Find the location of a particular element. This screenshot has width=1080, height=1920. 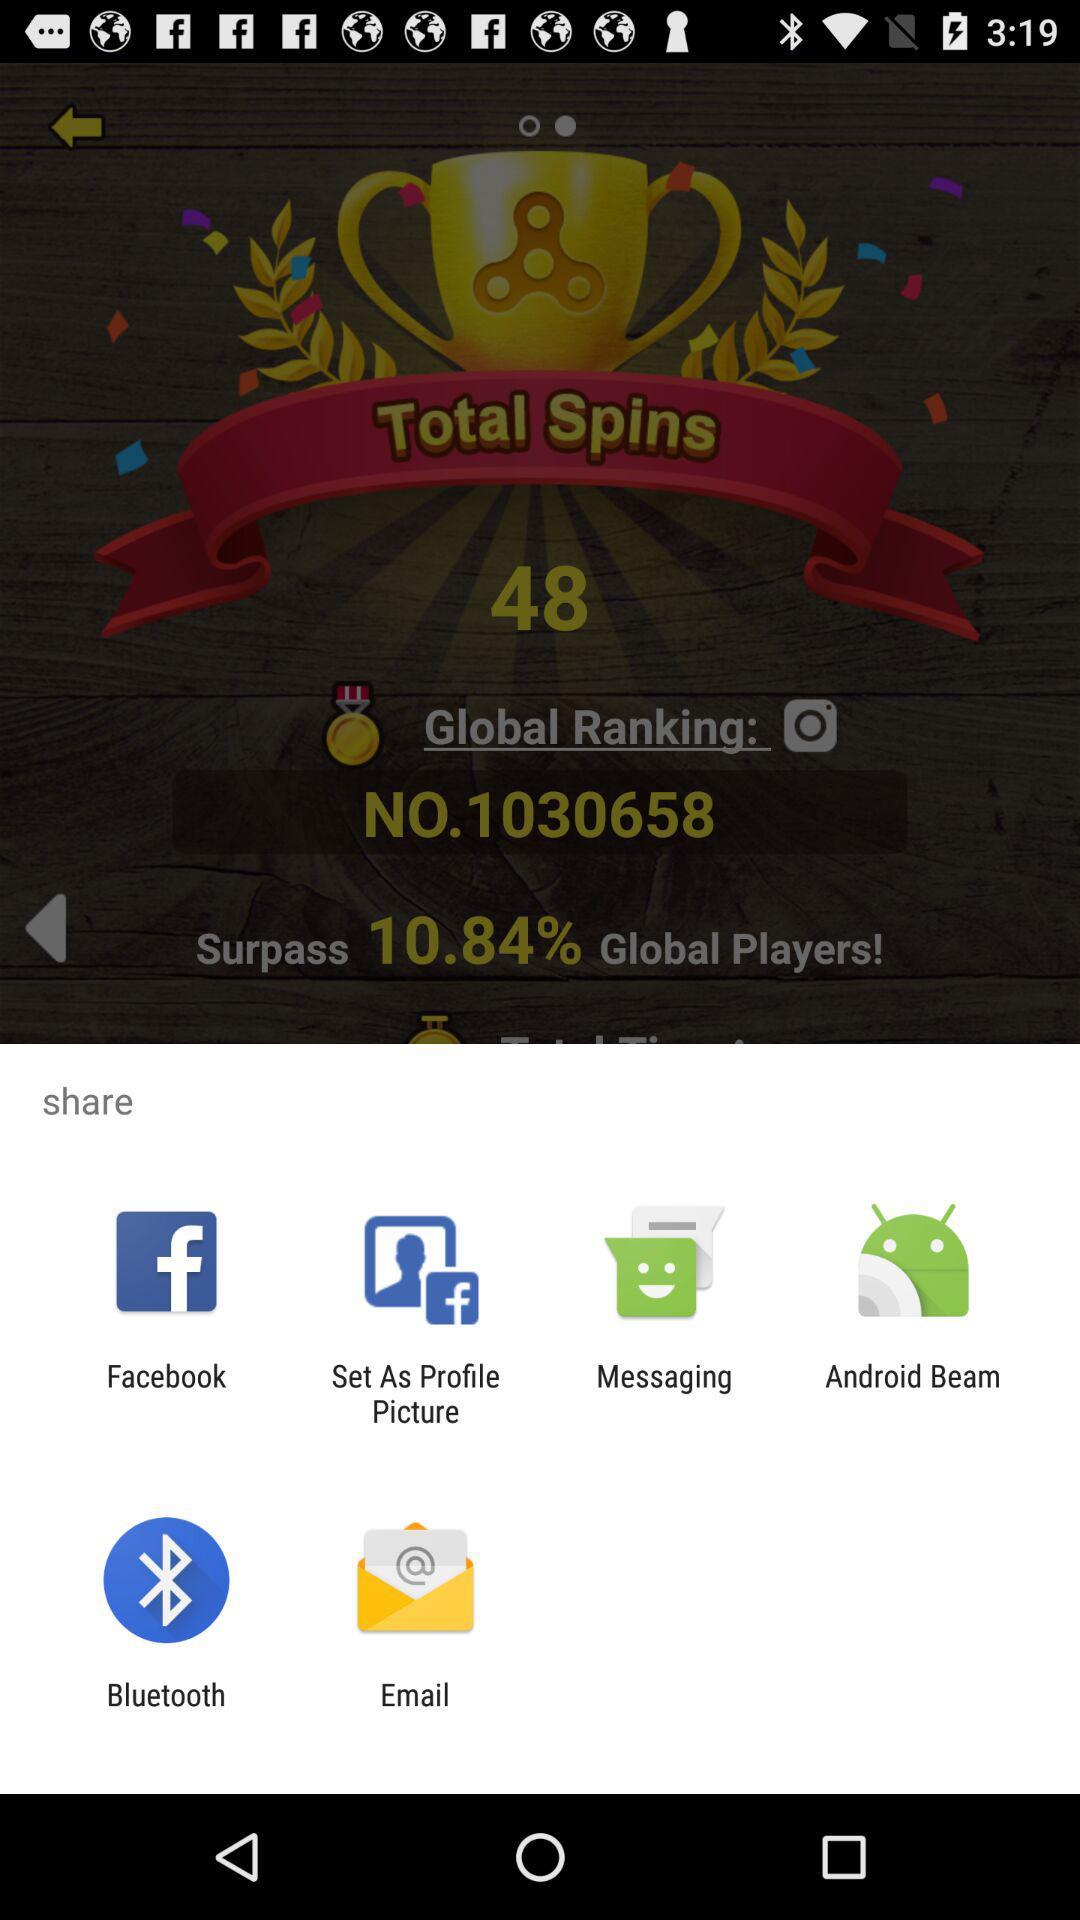

item next to messaging item is located at coordinates (414, 1392).